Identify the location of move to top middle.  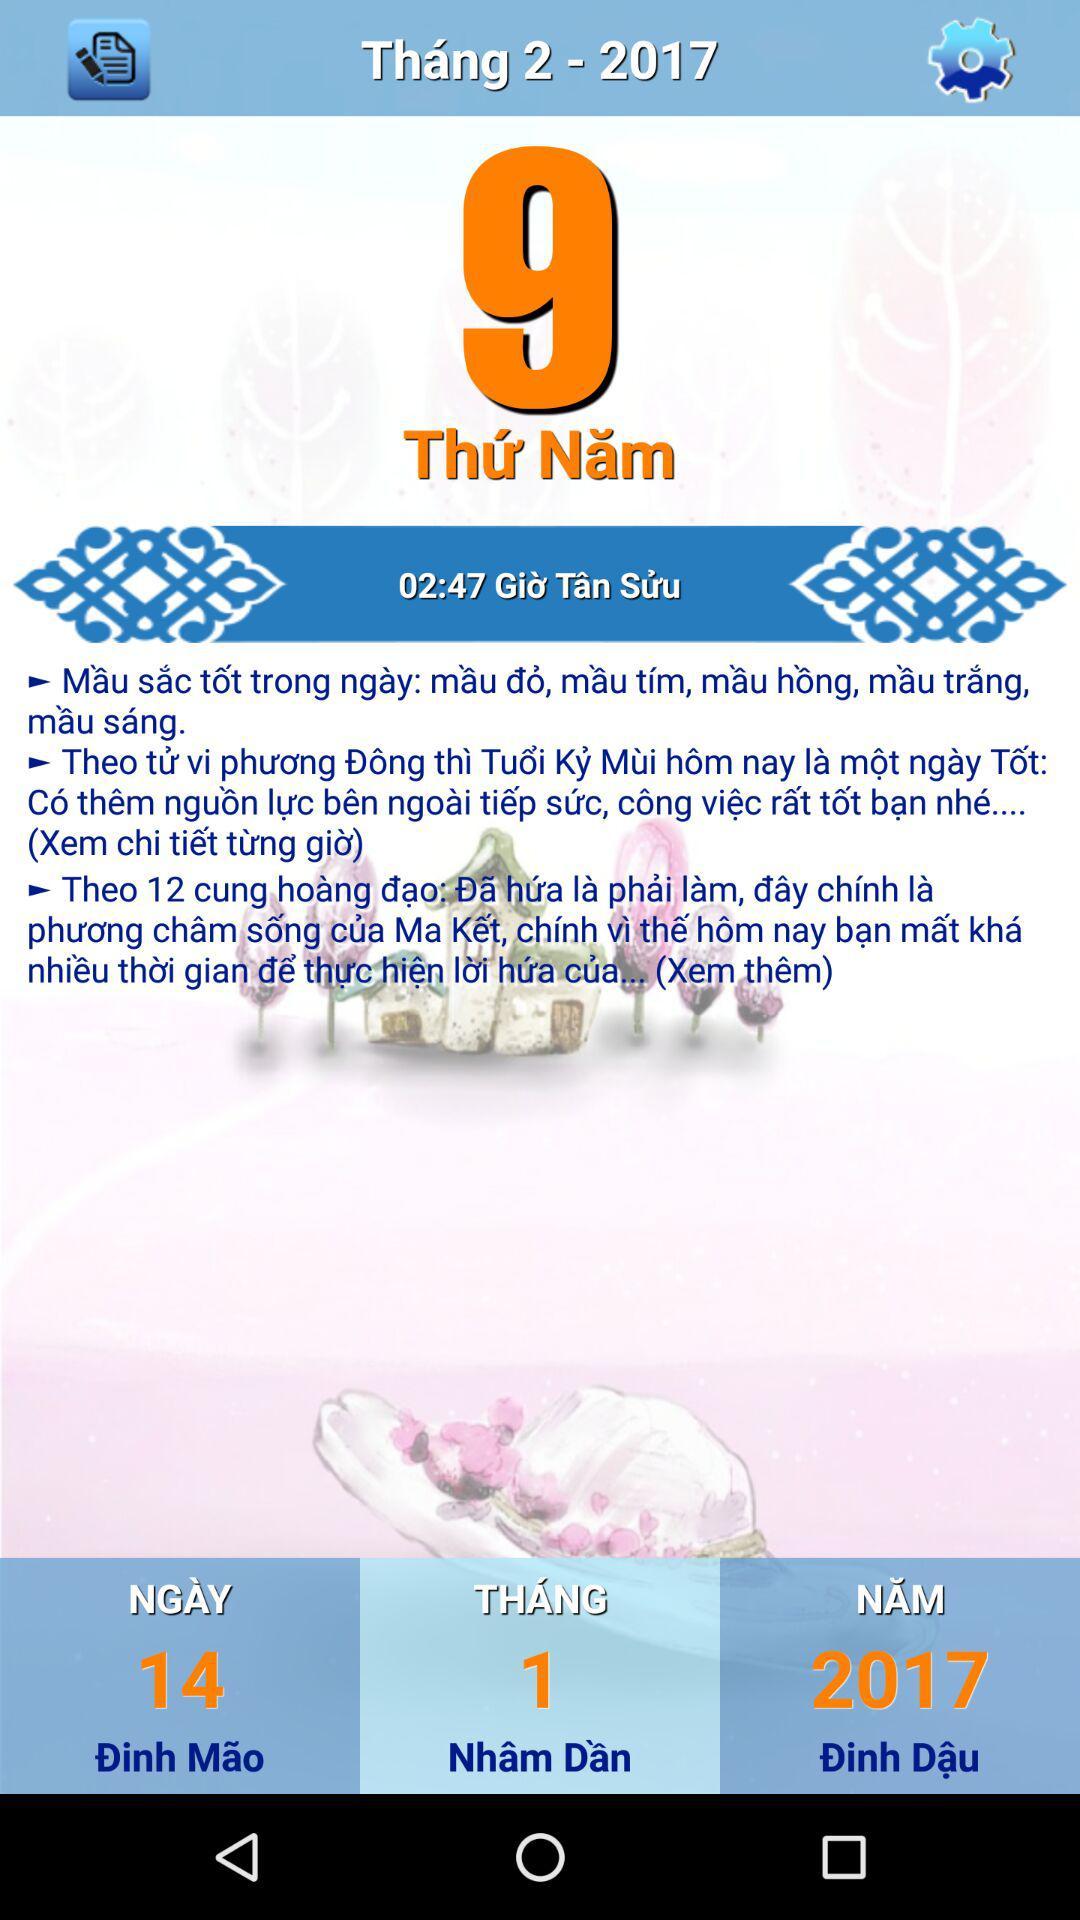
(540, 57).